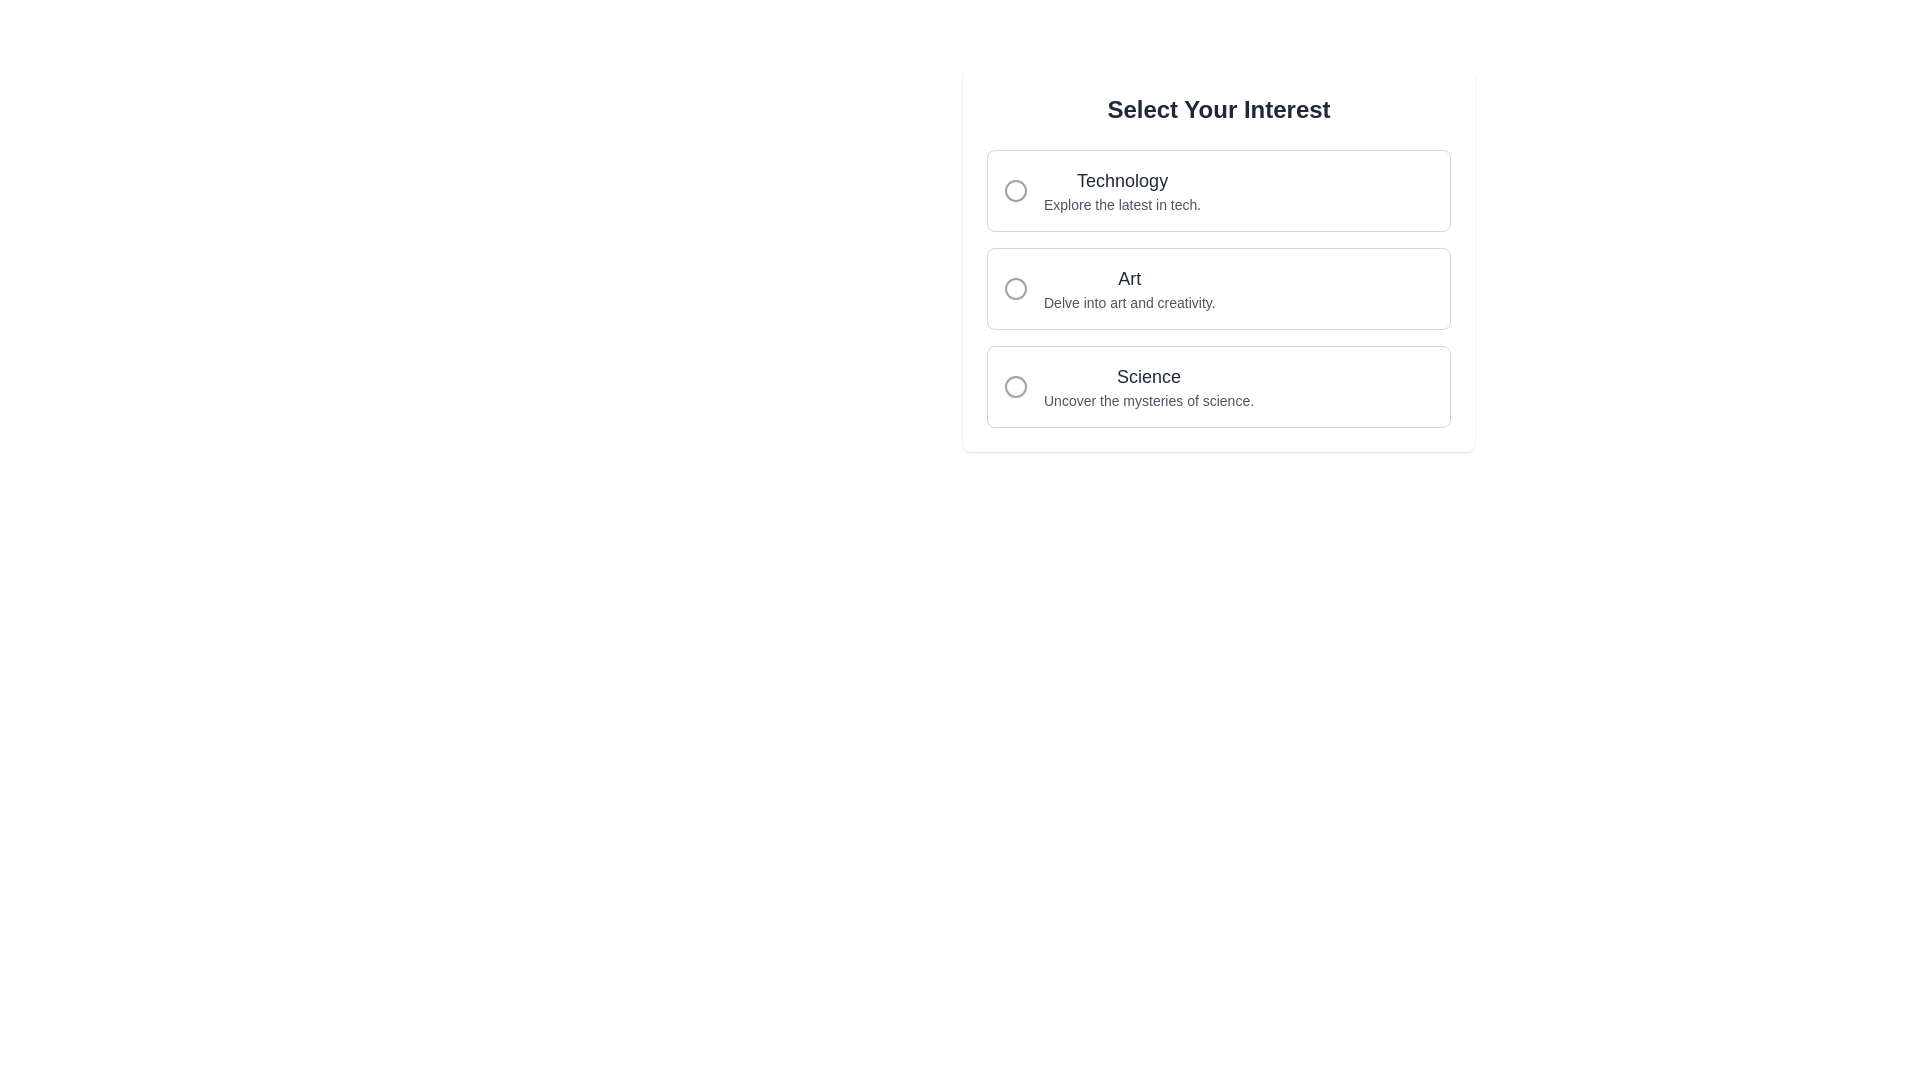  Describe the element at coordinates (1218, 289) in the screenshot. I see `the radio button group item located in the center of the interface, which is the second option in a vertical list for selecting an interest category` at that location.